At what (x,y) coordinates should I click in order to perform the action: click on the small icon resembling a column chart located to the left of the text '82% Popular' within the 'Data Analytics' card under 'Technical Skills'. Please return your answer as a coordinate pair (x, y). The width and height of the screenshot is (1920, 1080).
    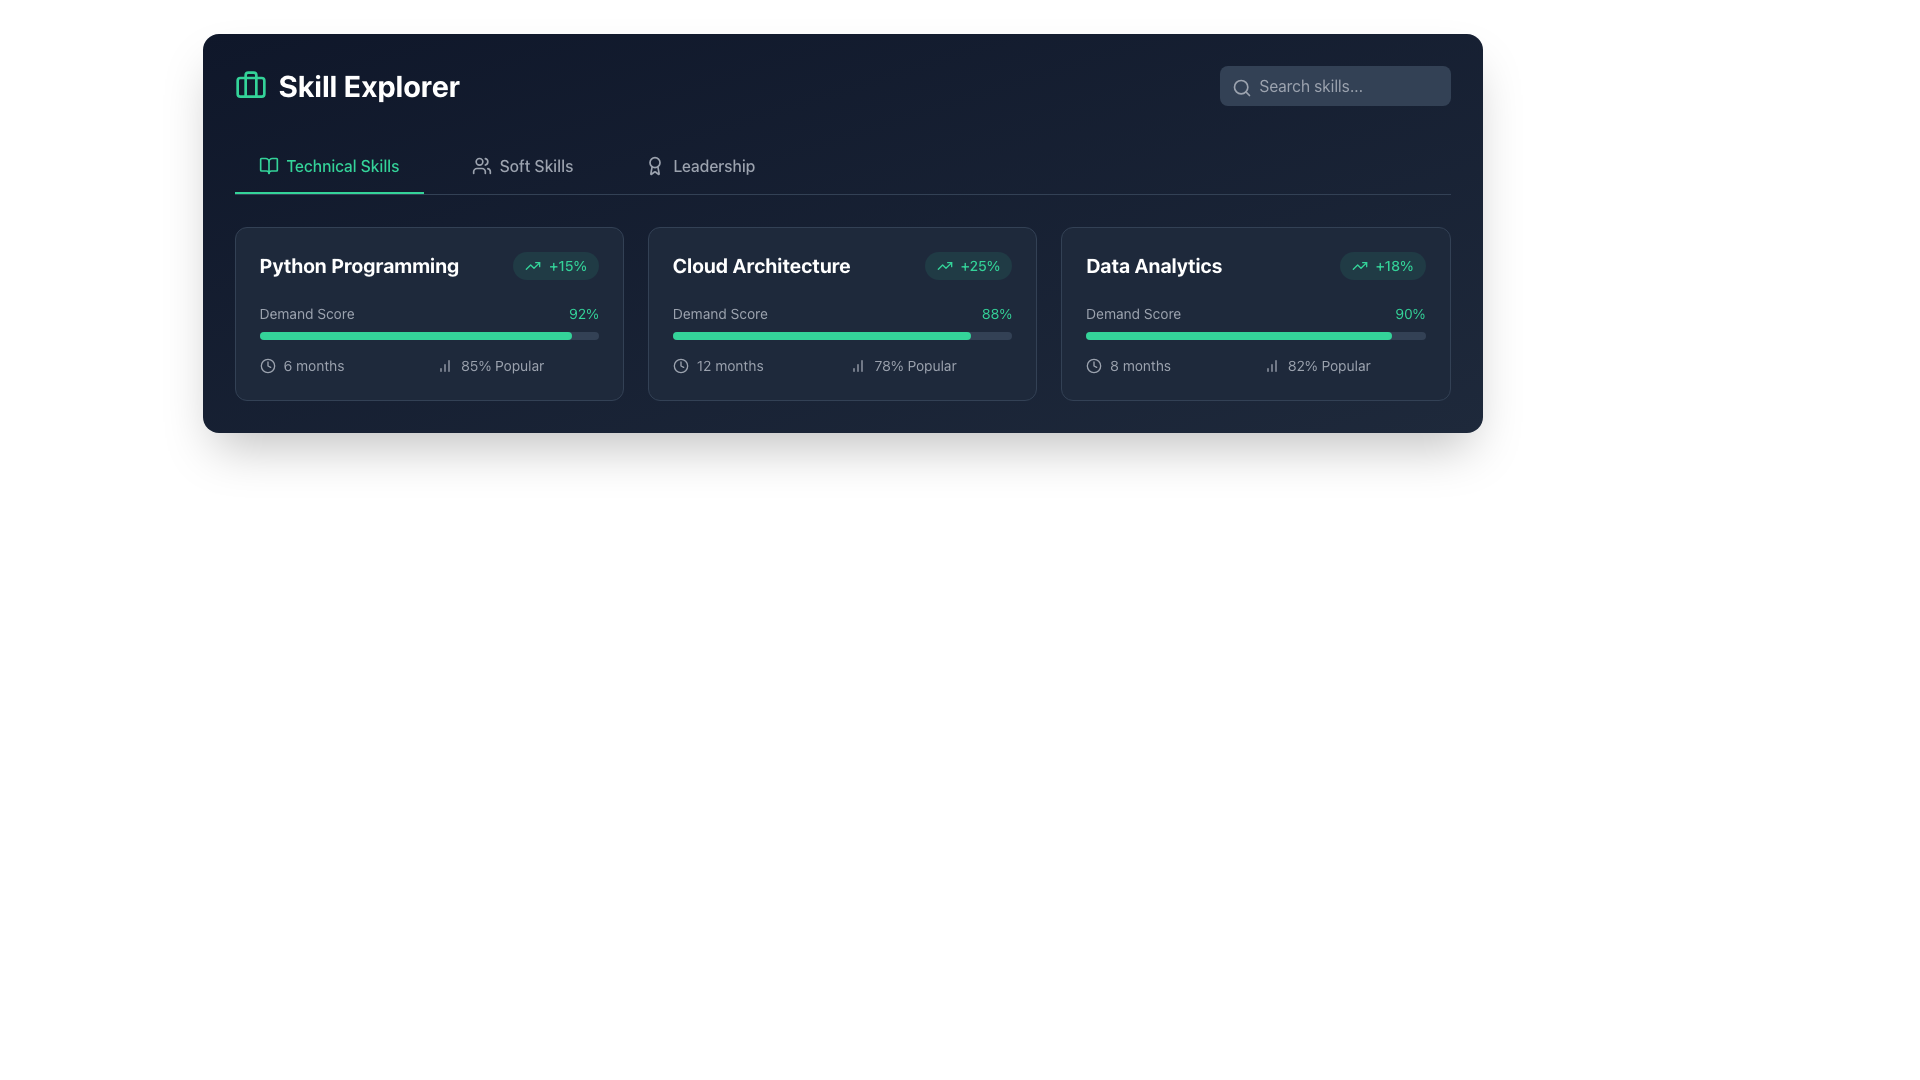
    Looking at the image, I should click on (1270, 366).